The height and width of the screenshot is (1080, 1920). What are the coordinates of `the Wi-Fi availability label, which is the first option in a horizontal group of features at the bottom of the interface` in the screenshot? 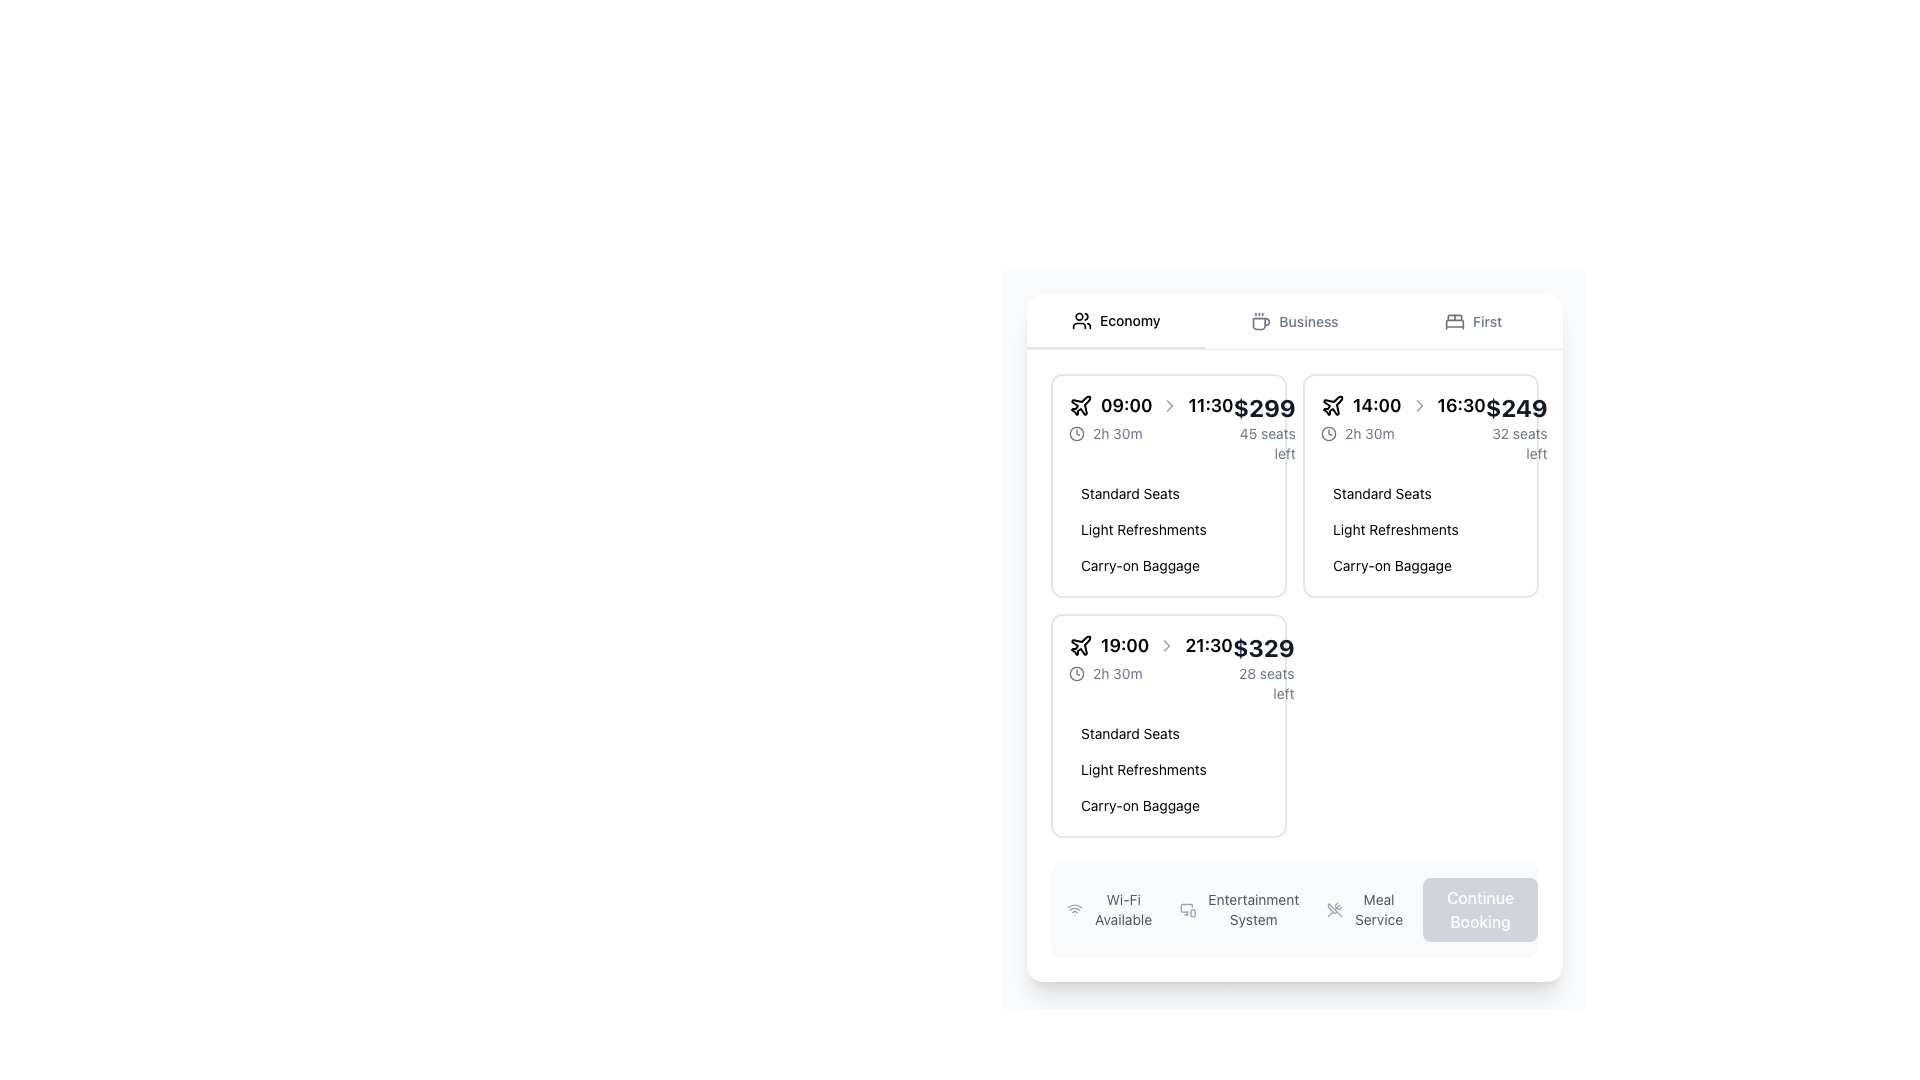 It's located at (1110, 910).